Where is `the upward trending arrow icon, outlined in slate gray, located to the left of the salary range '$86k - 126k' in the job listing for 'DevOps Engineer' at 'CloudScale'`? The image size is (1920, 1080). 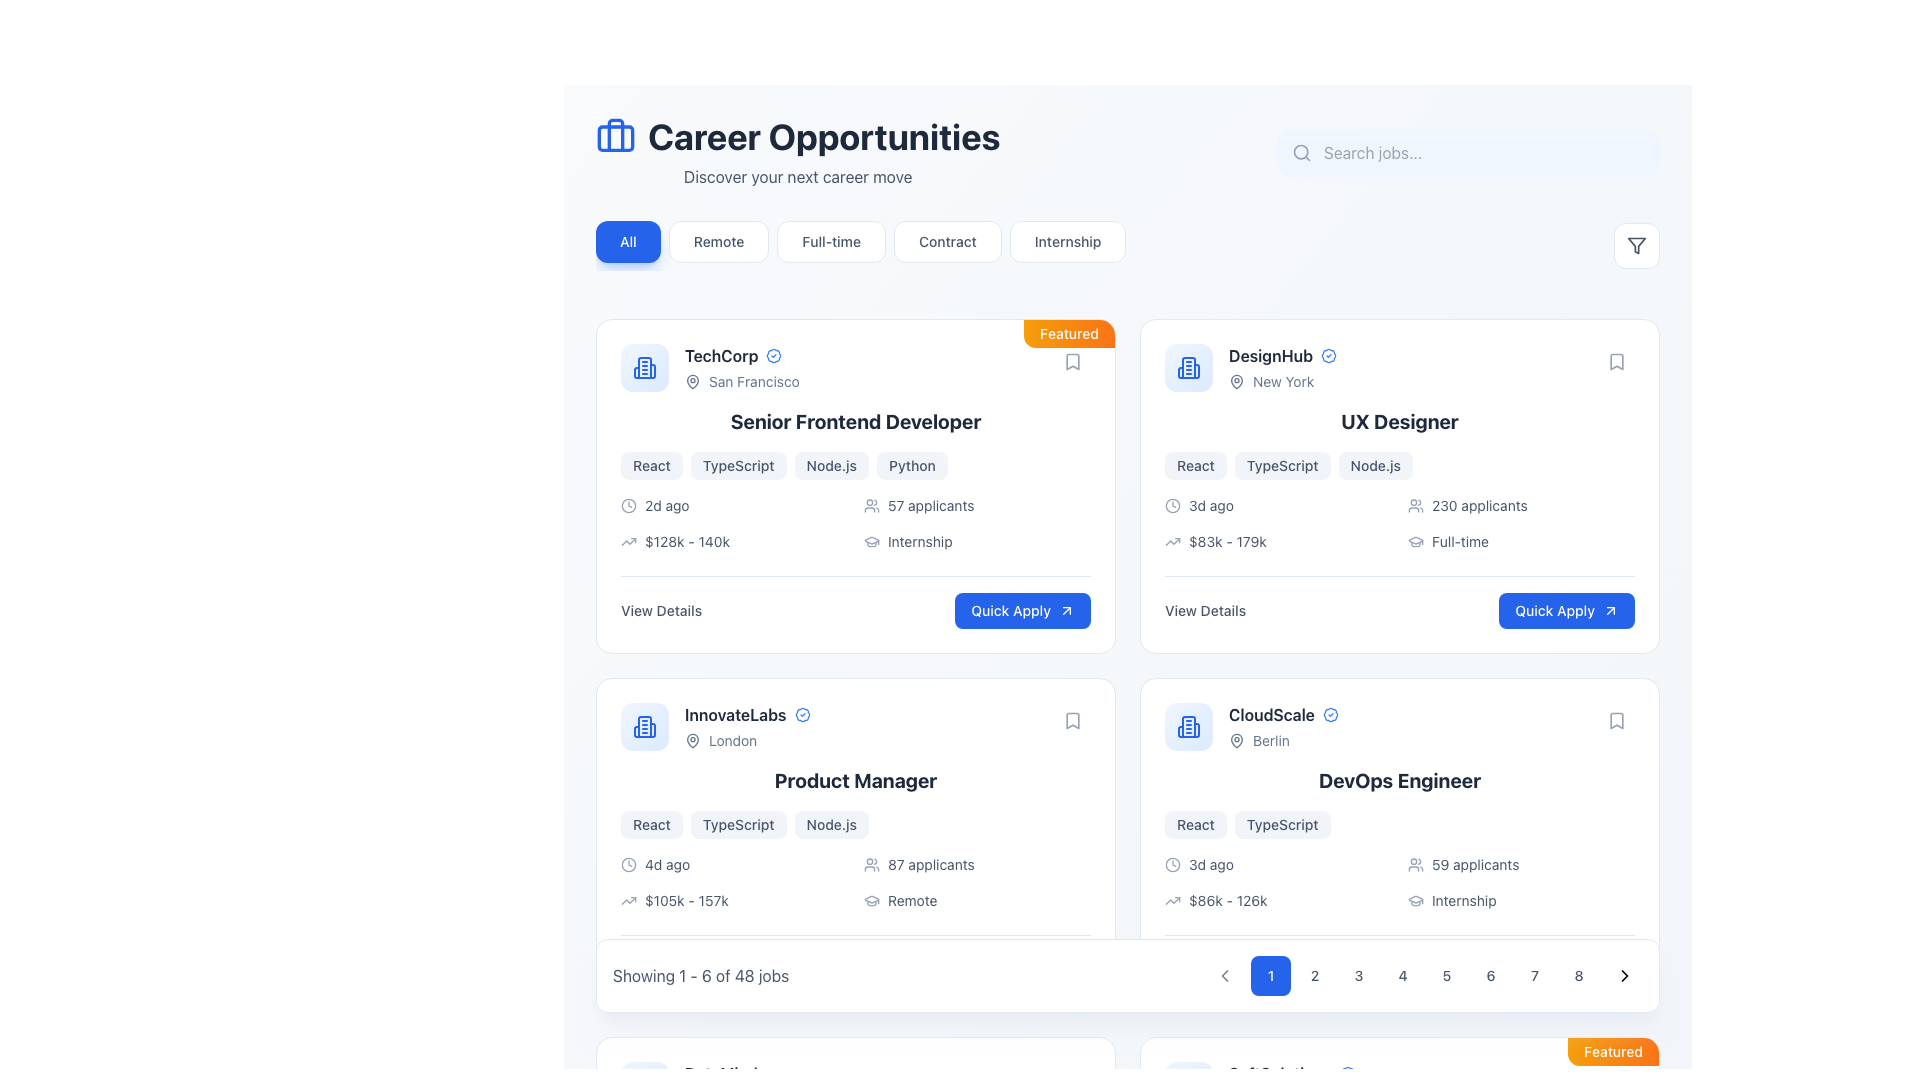
the upward trending arrow icon, outlined in slate gray, located to the left of the salary range '$86k - 126k' in the job listing for 'DevOps Engineer' at 'CloudScale' is located at coordinates (1172, 901).